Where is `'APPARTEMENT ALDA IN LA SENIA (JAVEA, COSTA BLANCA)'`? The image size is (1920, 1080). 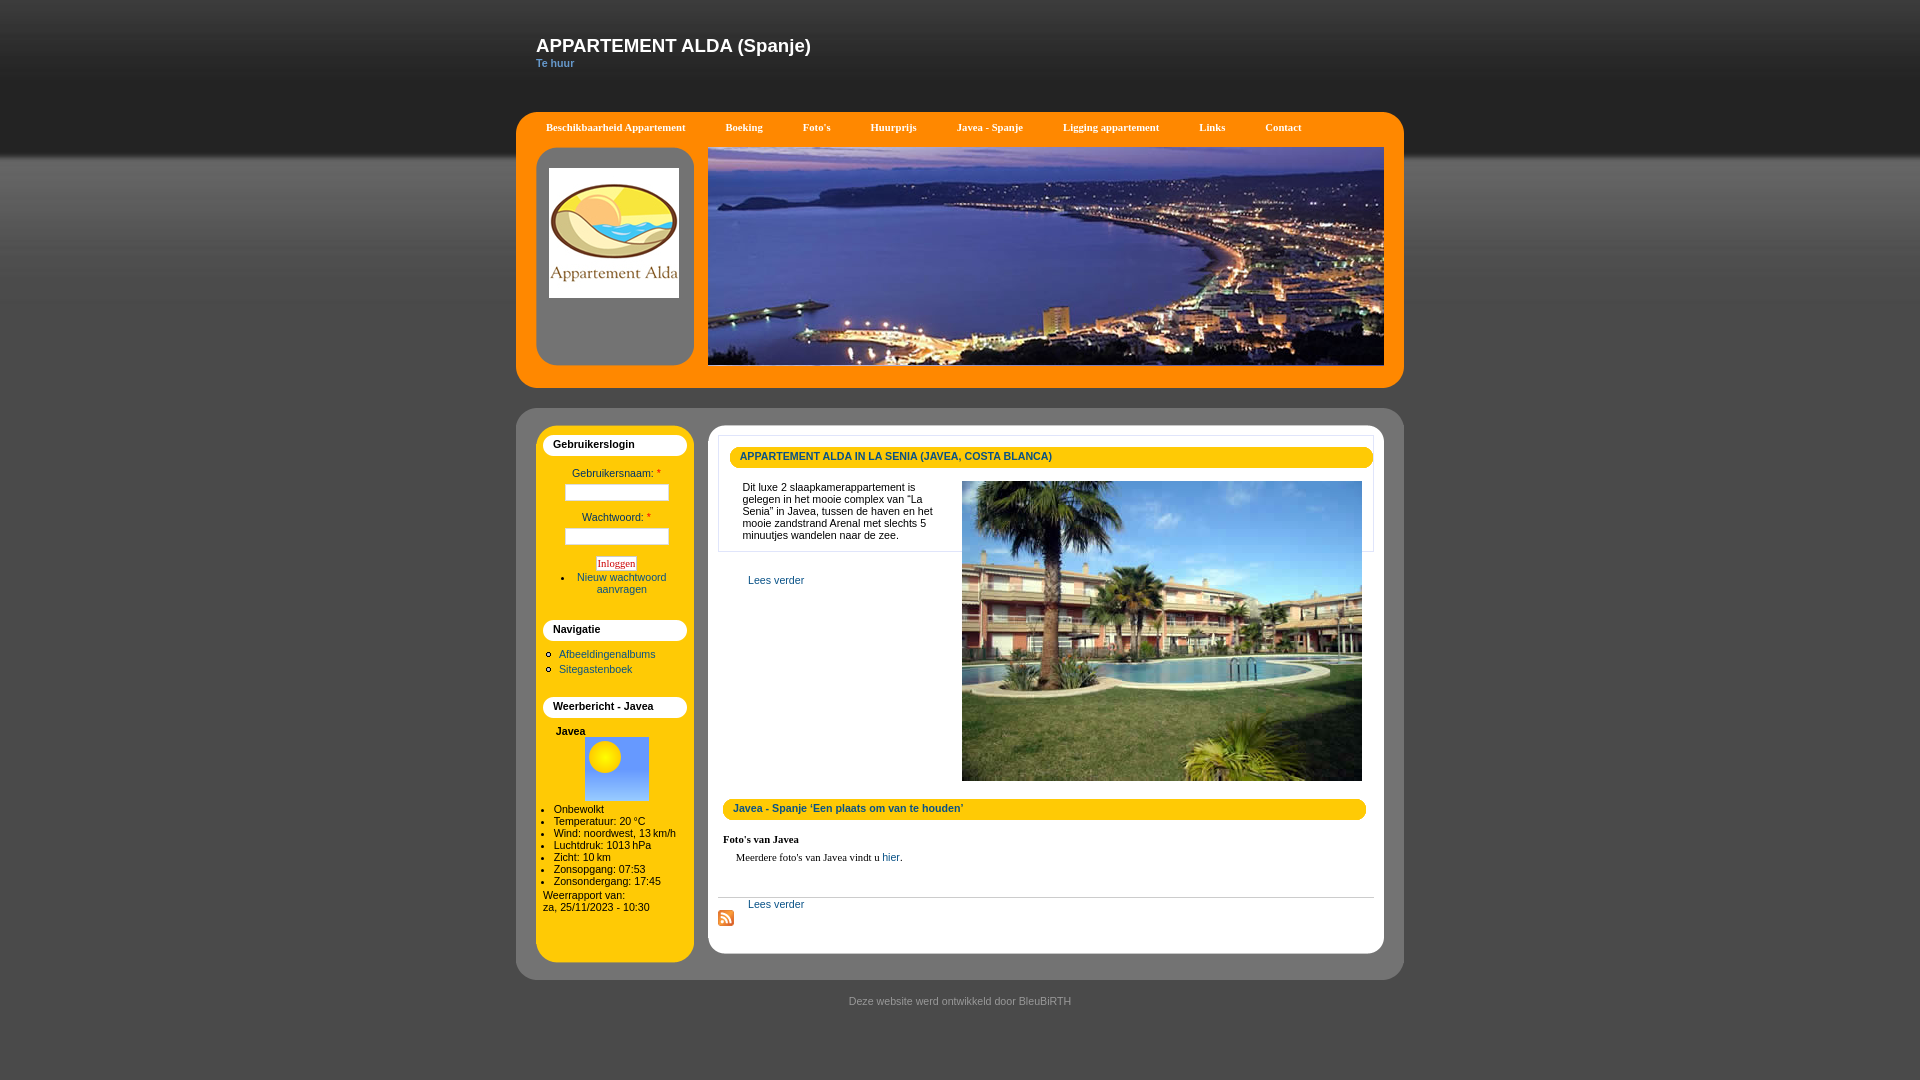
'APPARTEMENT ALDA IN LA SENIA (JAVEA, COSTA BLANCA)' is located at coordinates (895, 455).